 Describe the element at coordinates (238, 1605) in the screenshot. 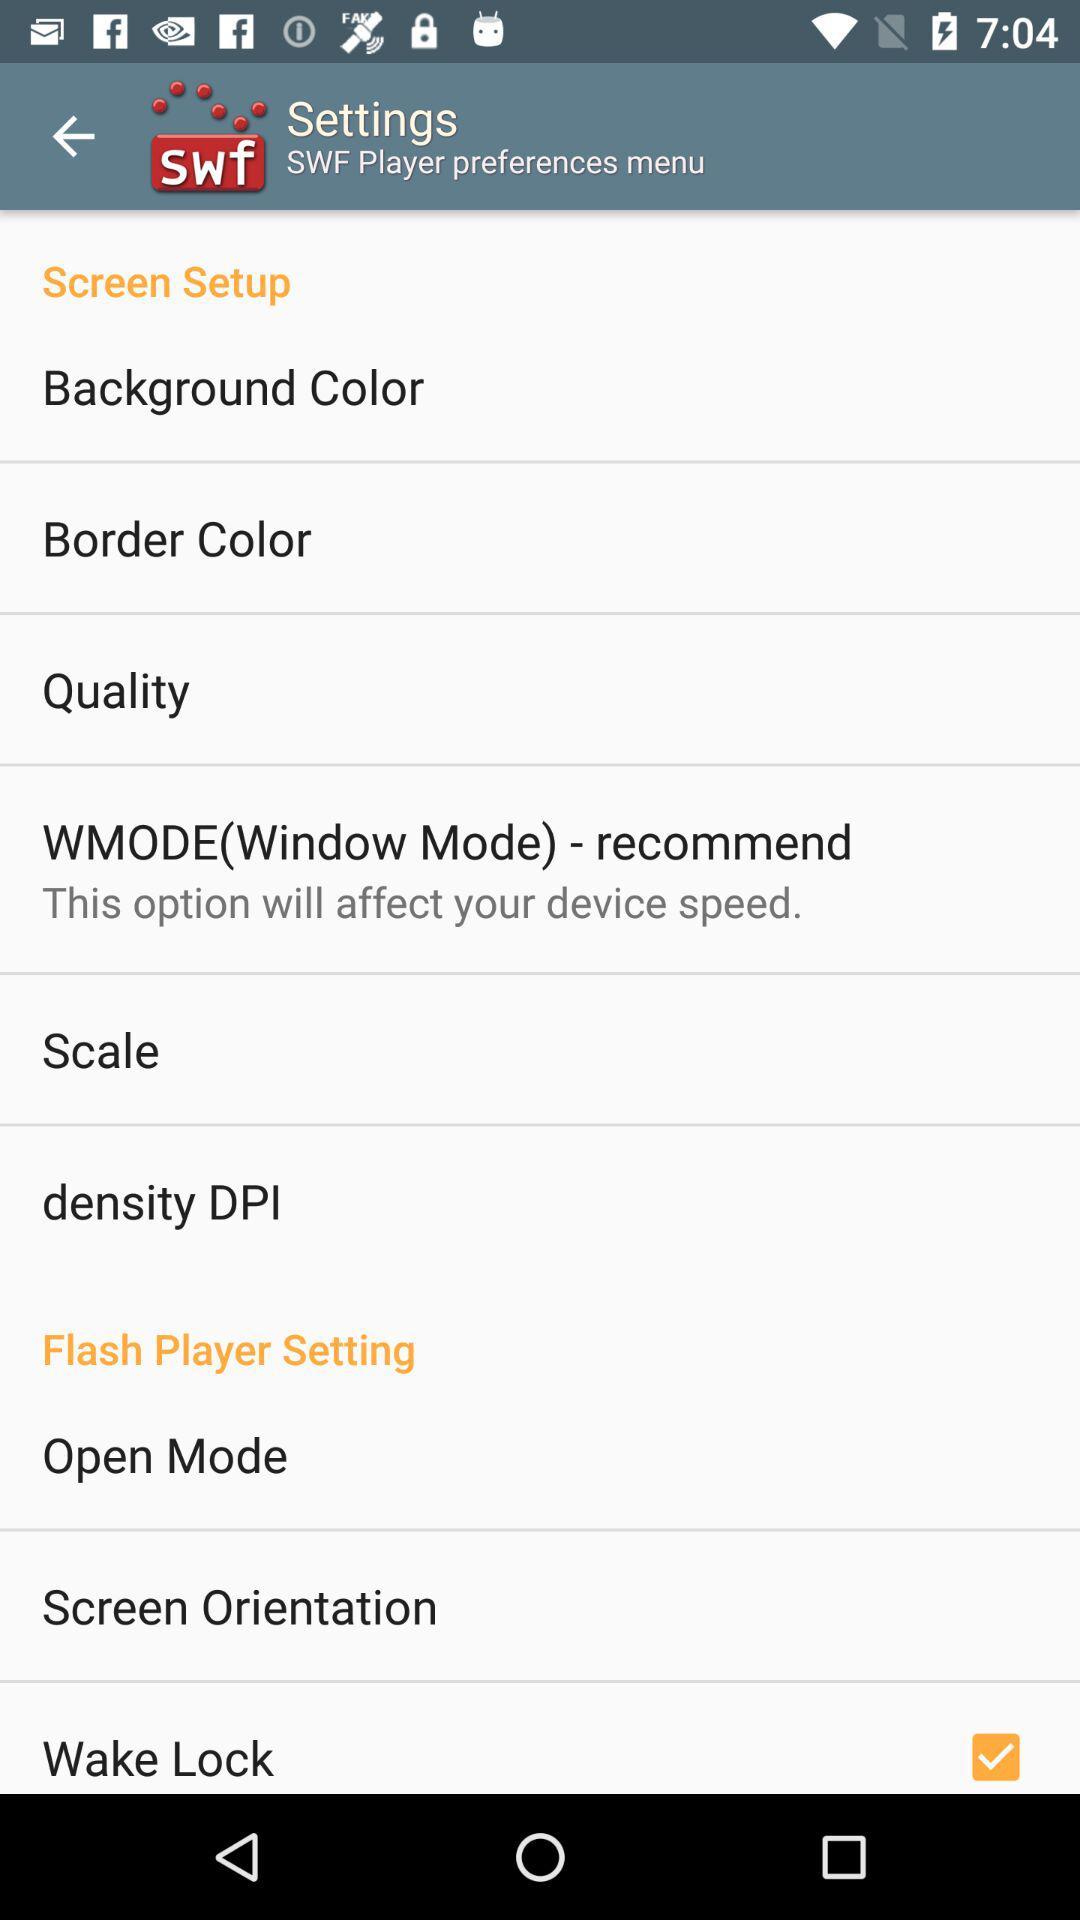

I see `screen orientation icon` at that location.